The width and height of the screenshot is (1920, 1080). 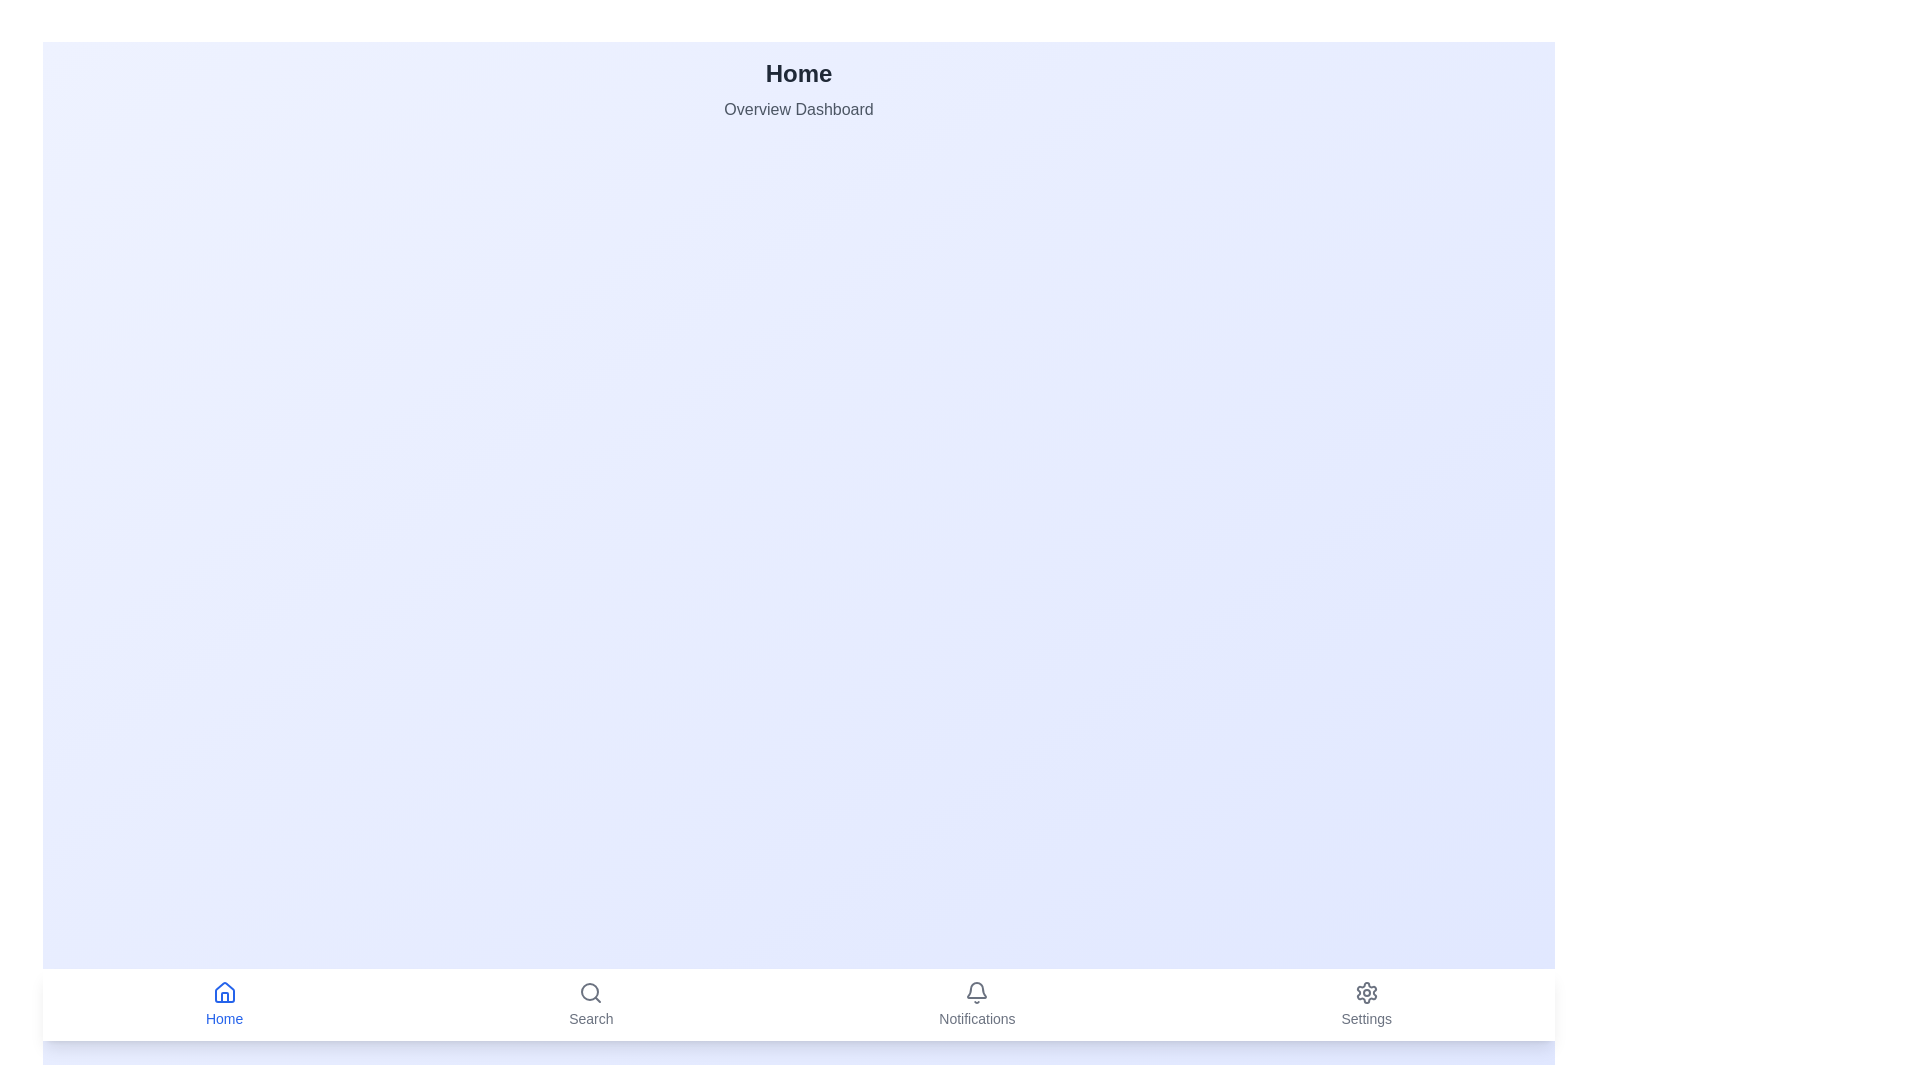 I want to click on the Settings tab in the bottom navigation bar to view its title and description, so click(x=1365, y=1005).